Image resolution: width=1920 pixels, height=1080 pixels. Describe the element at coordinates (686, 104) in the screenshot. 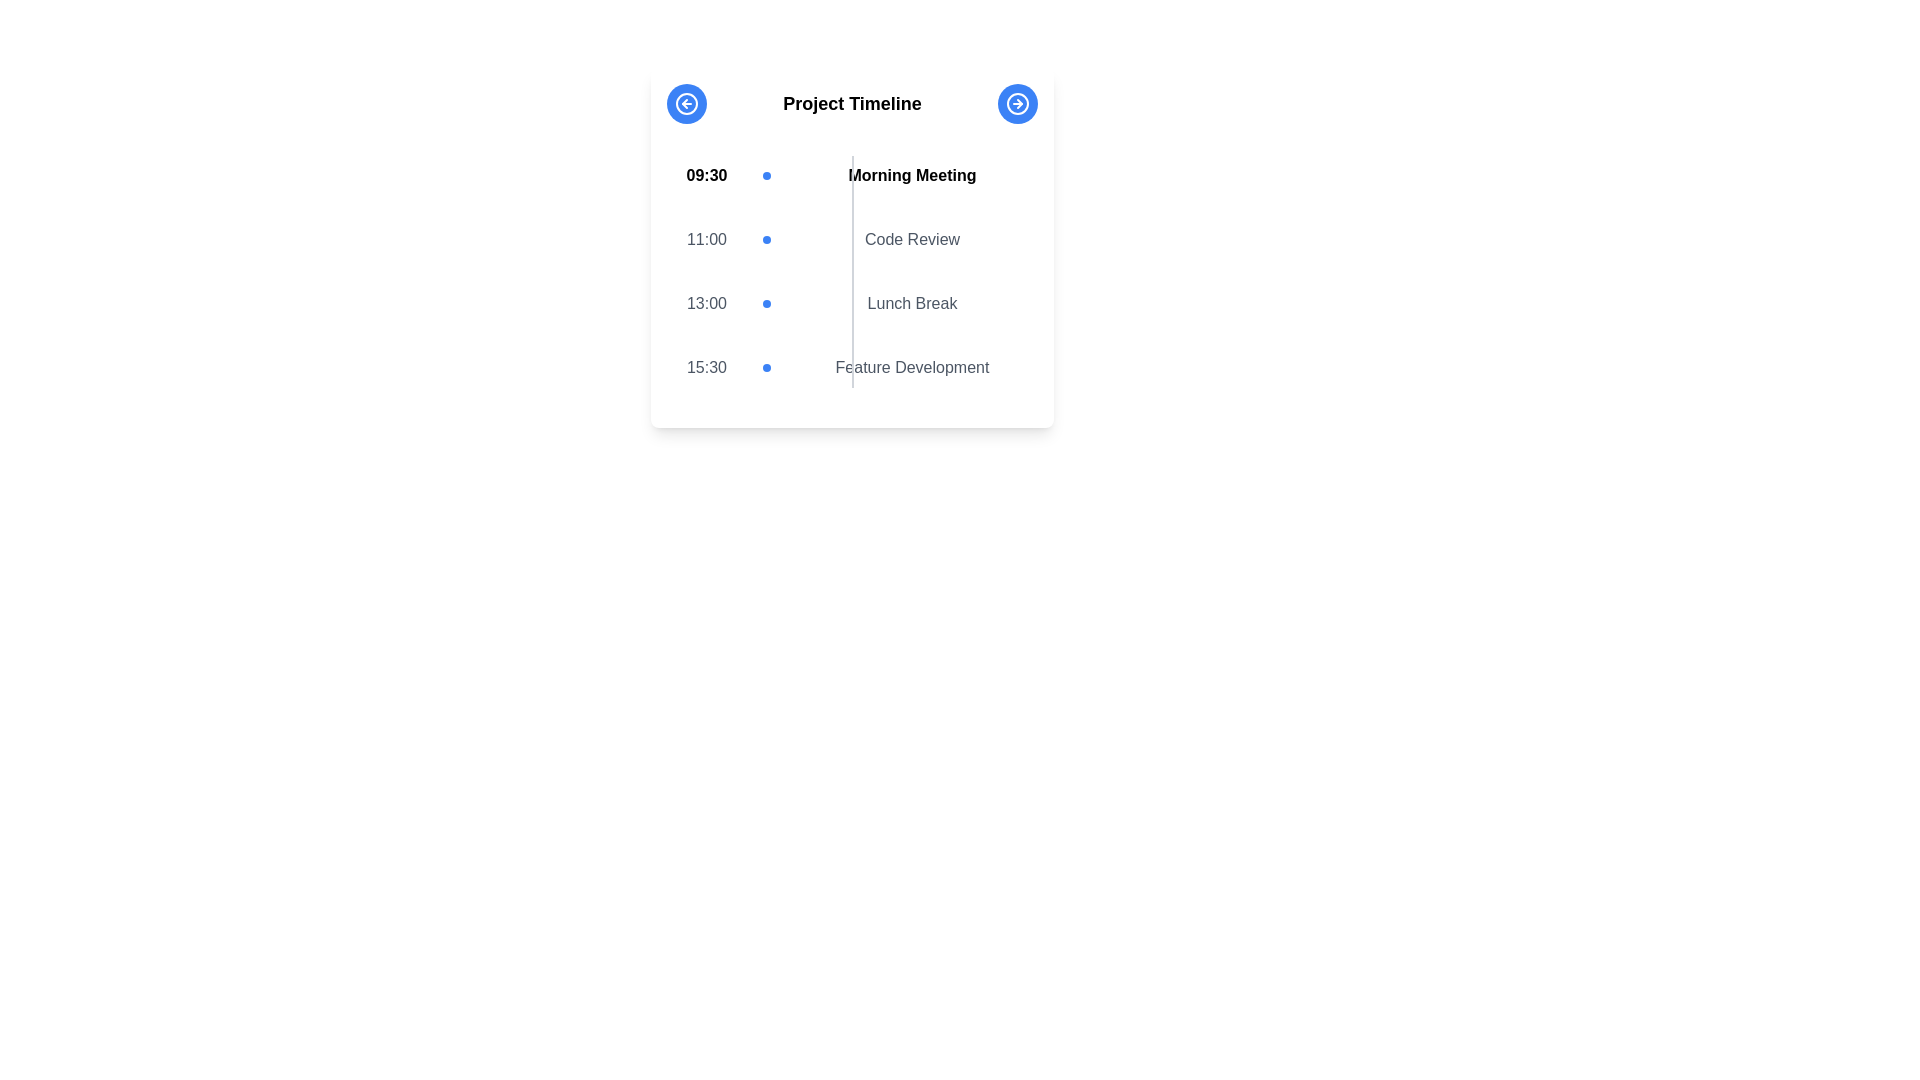

I see `the button with a leftward arrow inside a circular outline, styled with a blue background and white arrow, located in the top-left region of the 'Project Timeline' card` at that location.